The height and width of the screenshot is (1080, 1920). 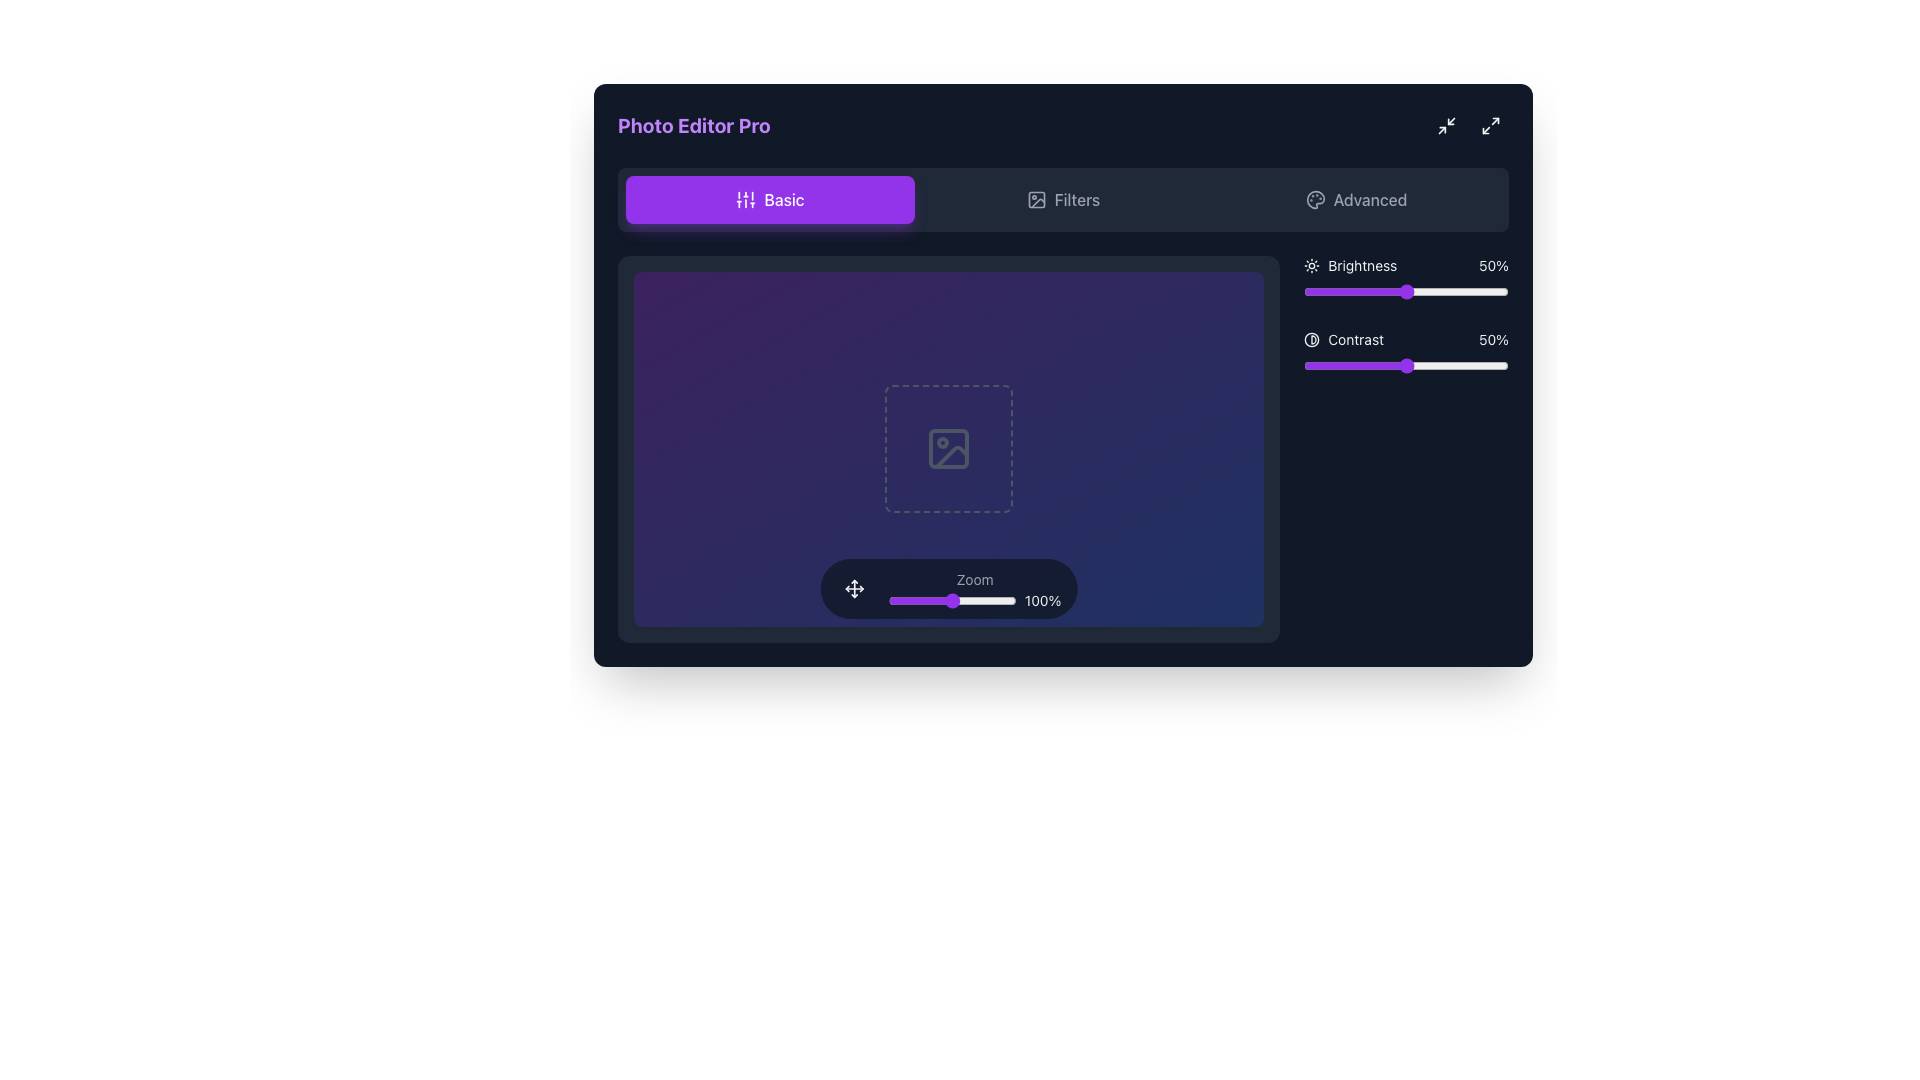 I want to click on the 'Filters' button located in the top navigation bar, which features an icon representing the 'Filters' functionality, so click(x=1036, y=200).